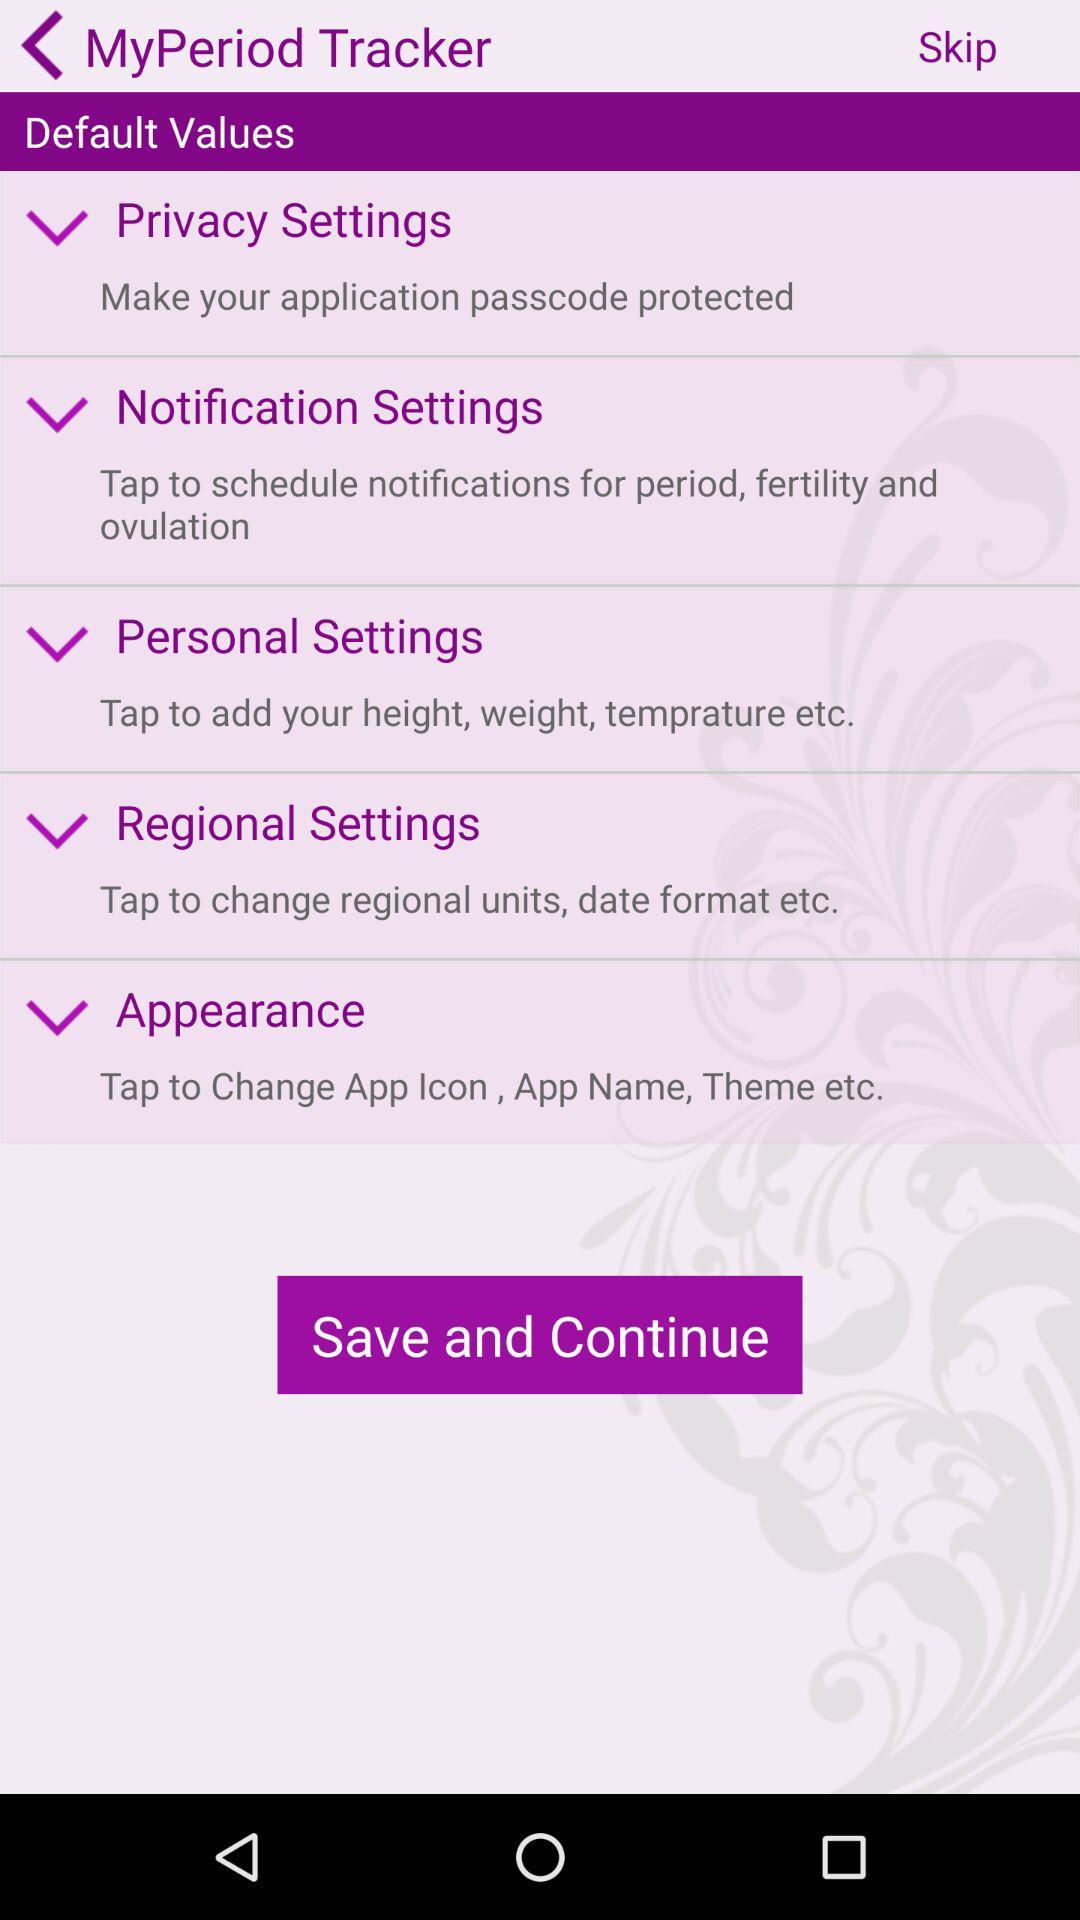 Image resolution: width=1080 pixels, height=1920 pixels. Describe the element at coordinates (42, 48) in the screenshot. I see `the arrow_backward icon` at that location.